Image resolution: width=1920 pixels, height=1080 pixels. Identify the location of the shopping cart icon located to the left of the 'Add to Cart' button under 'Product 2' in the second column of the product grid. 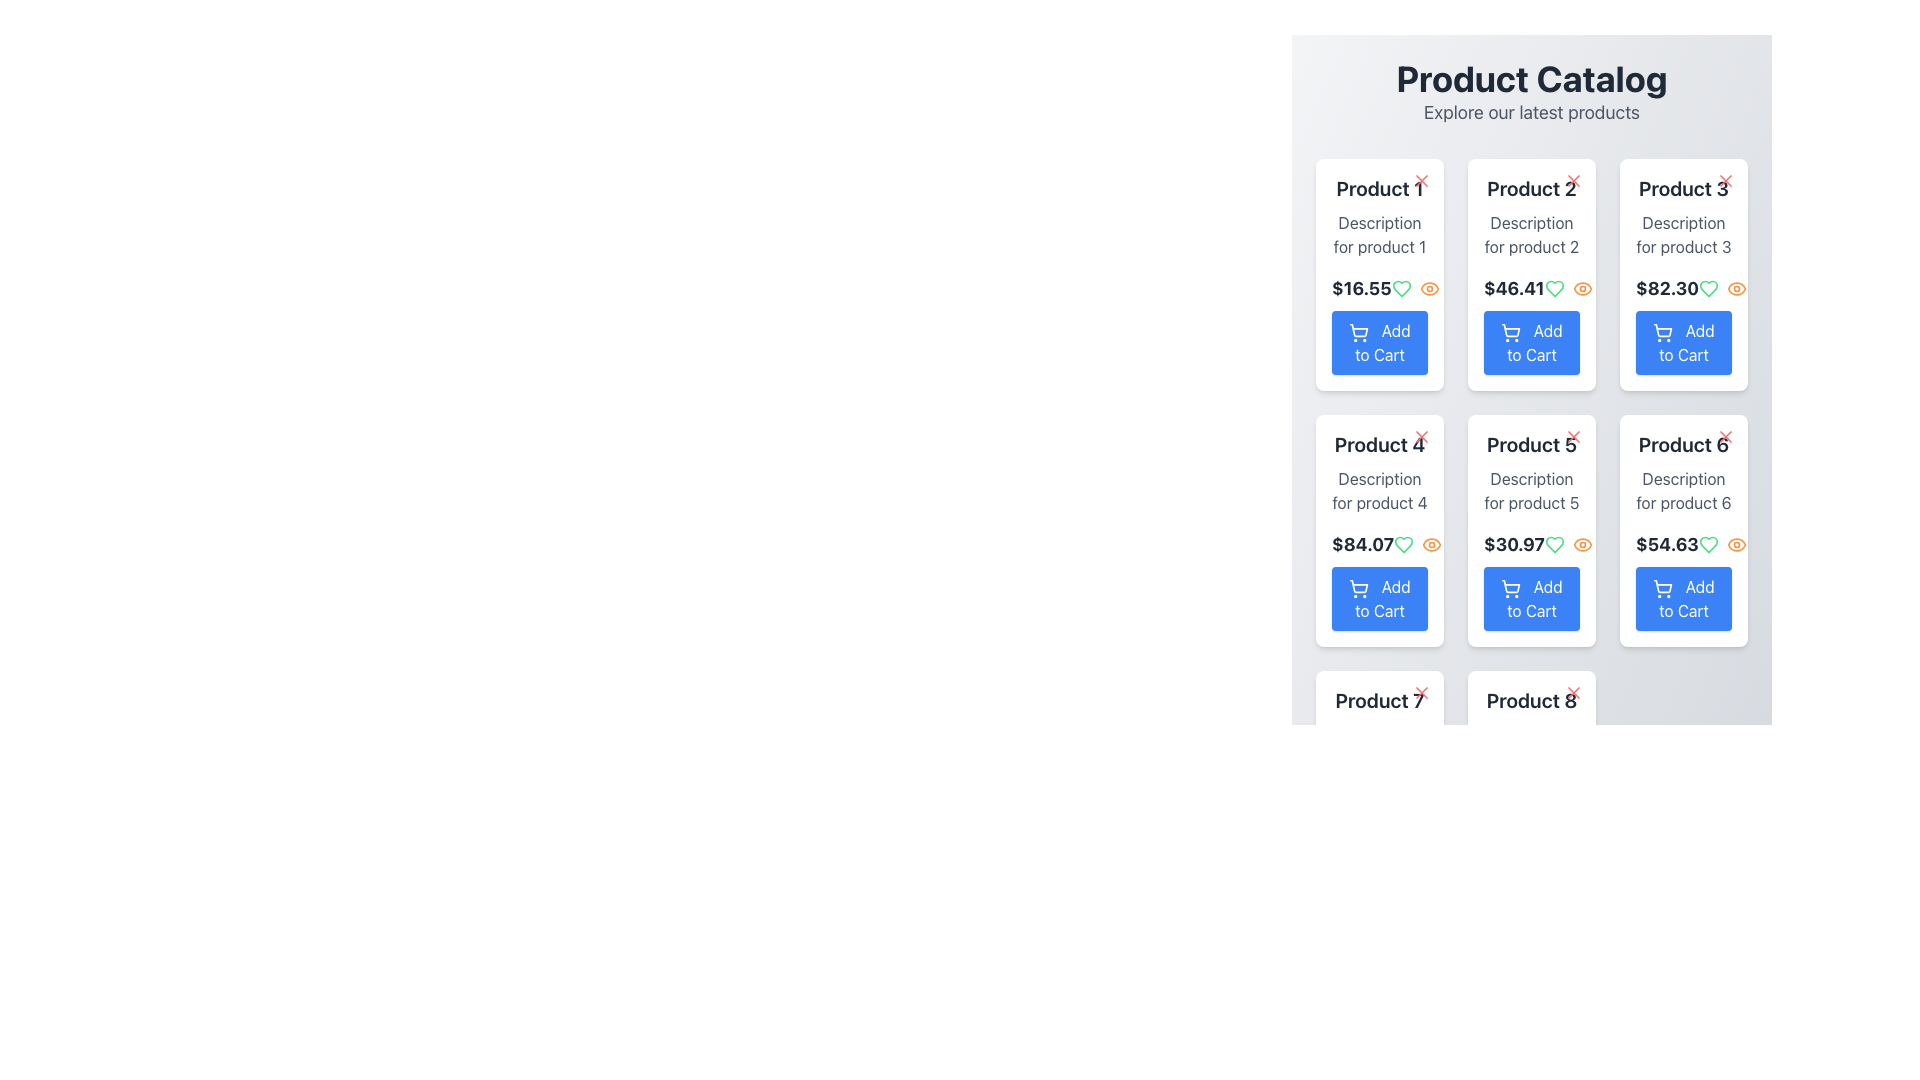
(1511, 331).